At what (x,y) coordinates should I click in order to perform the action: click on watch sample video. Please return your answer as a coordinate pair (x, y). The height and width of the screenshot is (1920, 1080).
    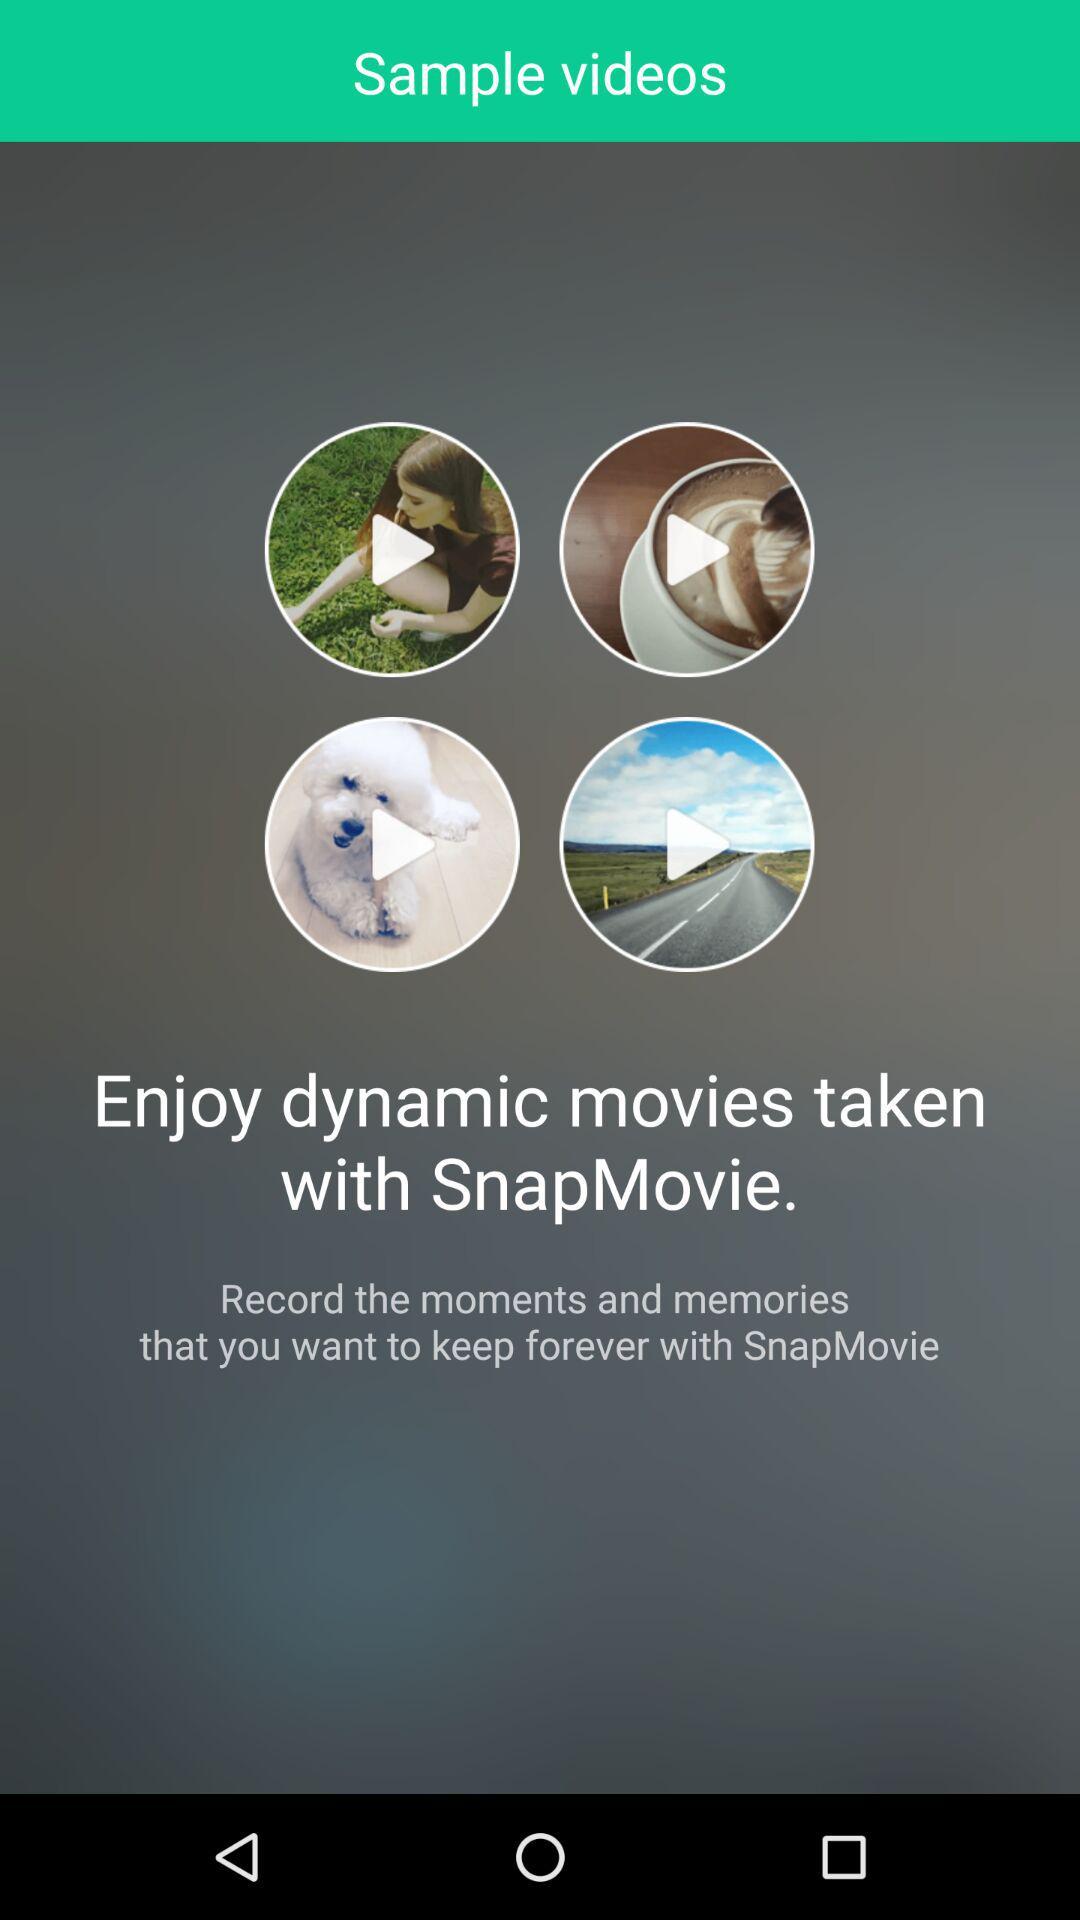
    Looking at the image, I should click on (685, 844).